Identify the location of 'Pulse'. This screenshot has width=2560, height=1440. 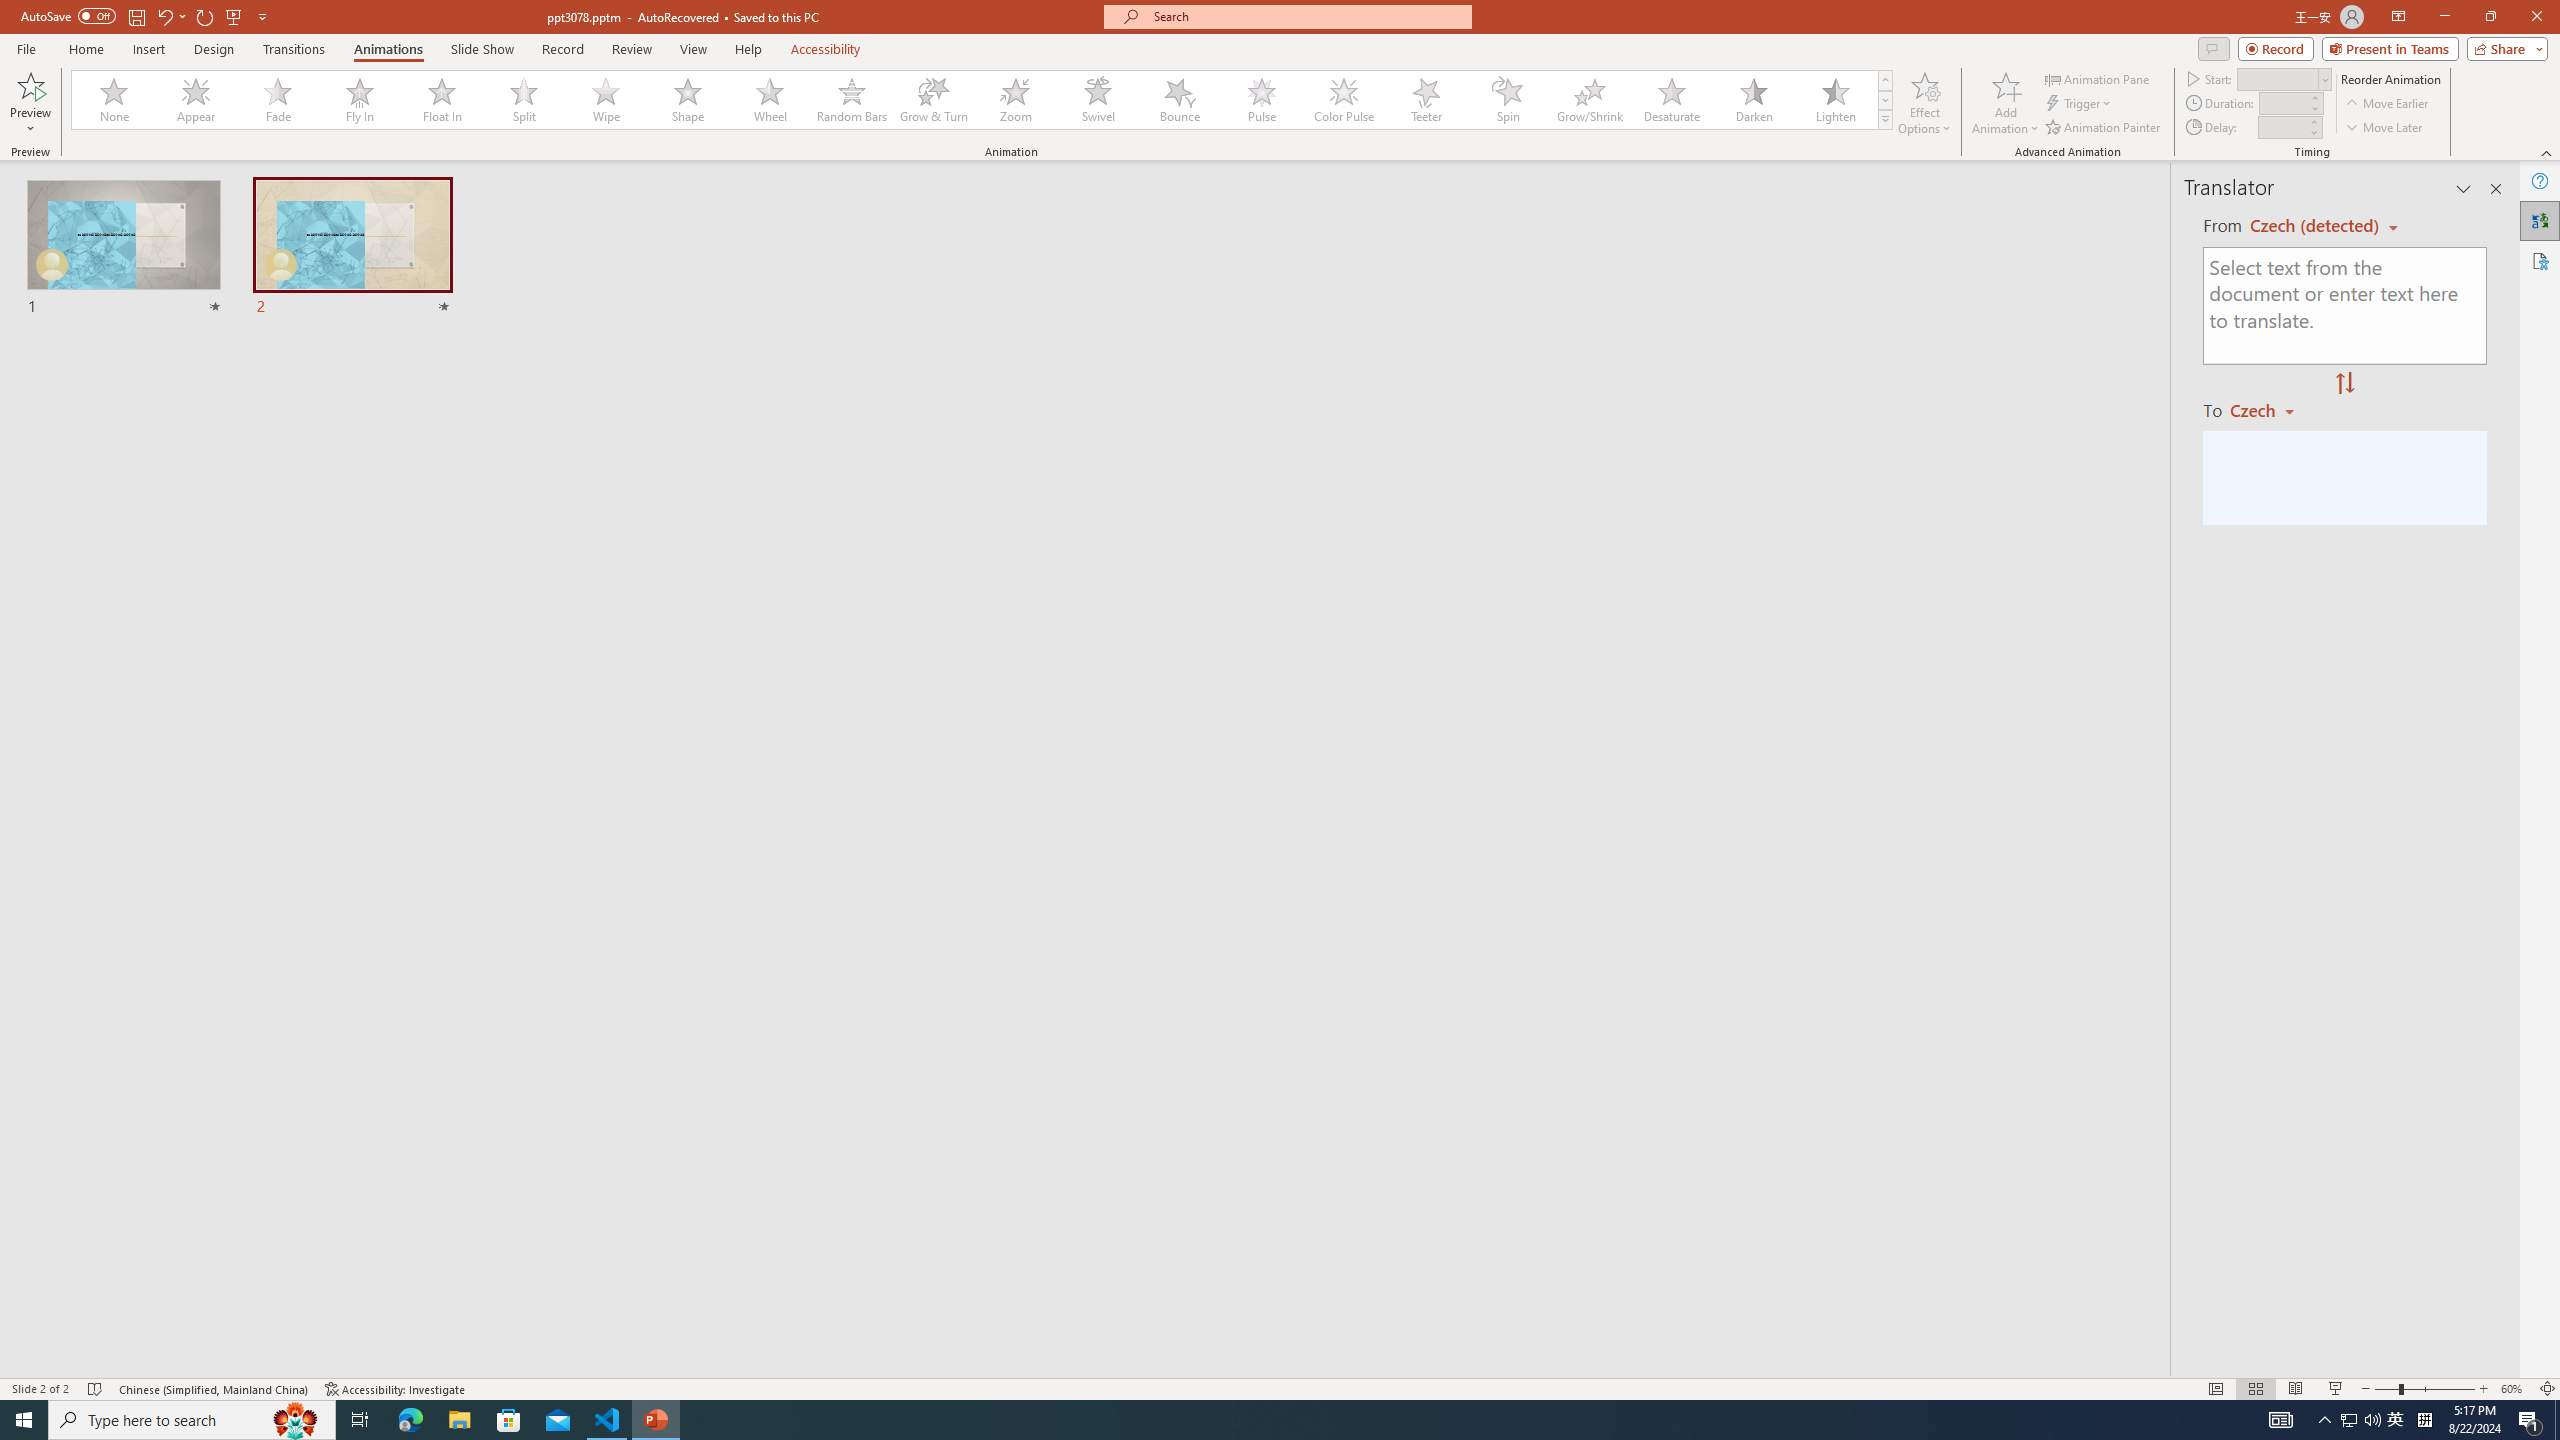
(1261, 99).